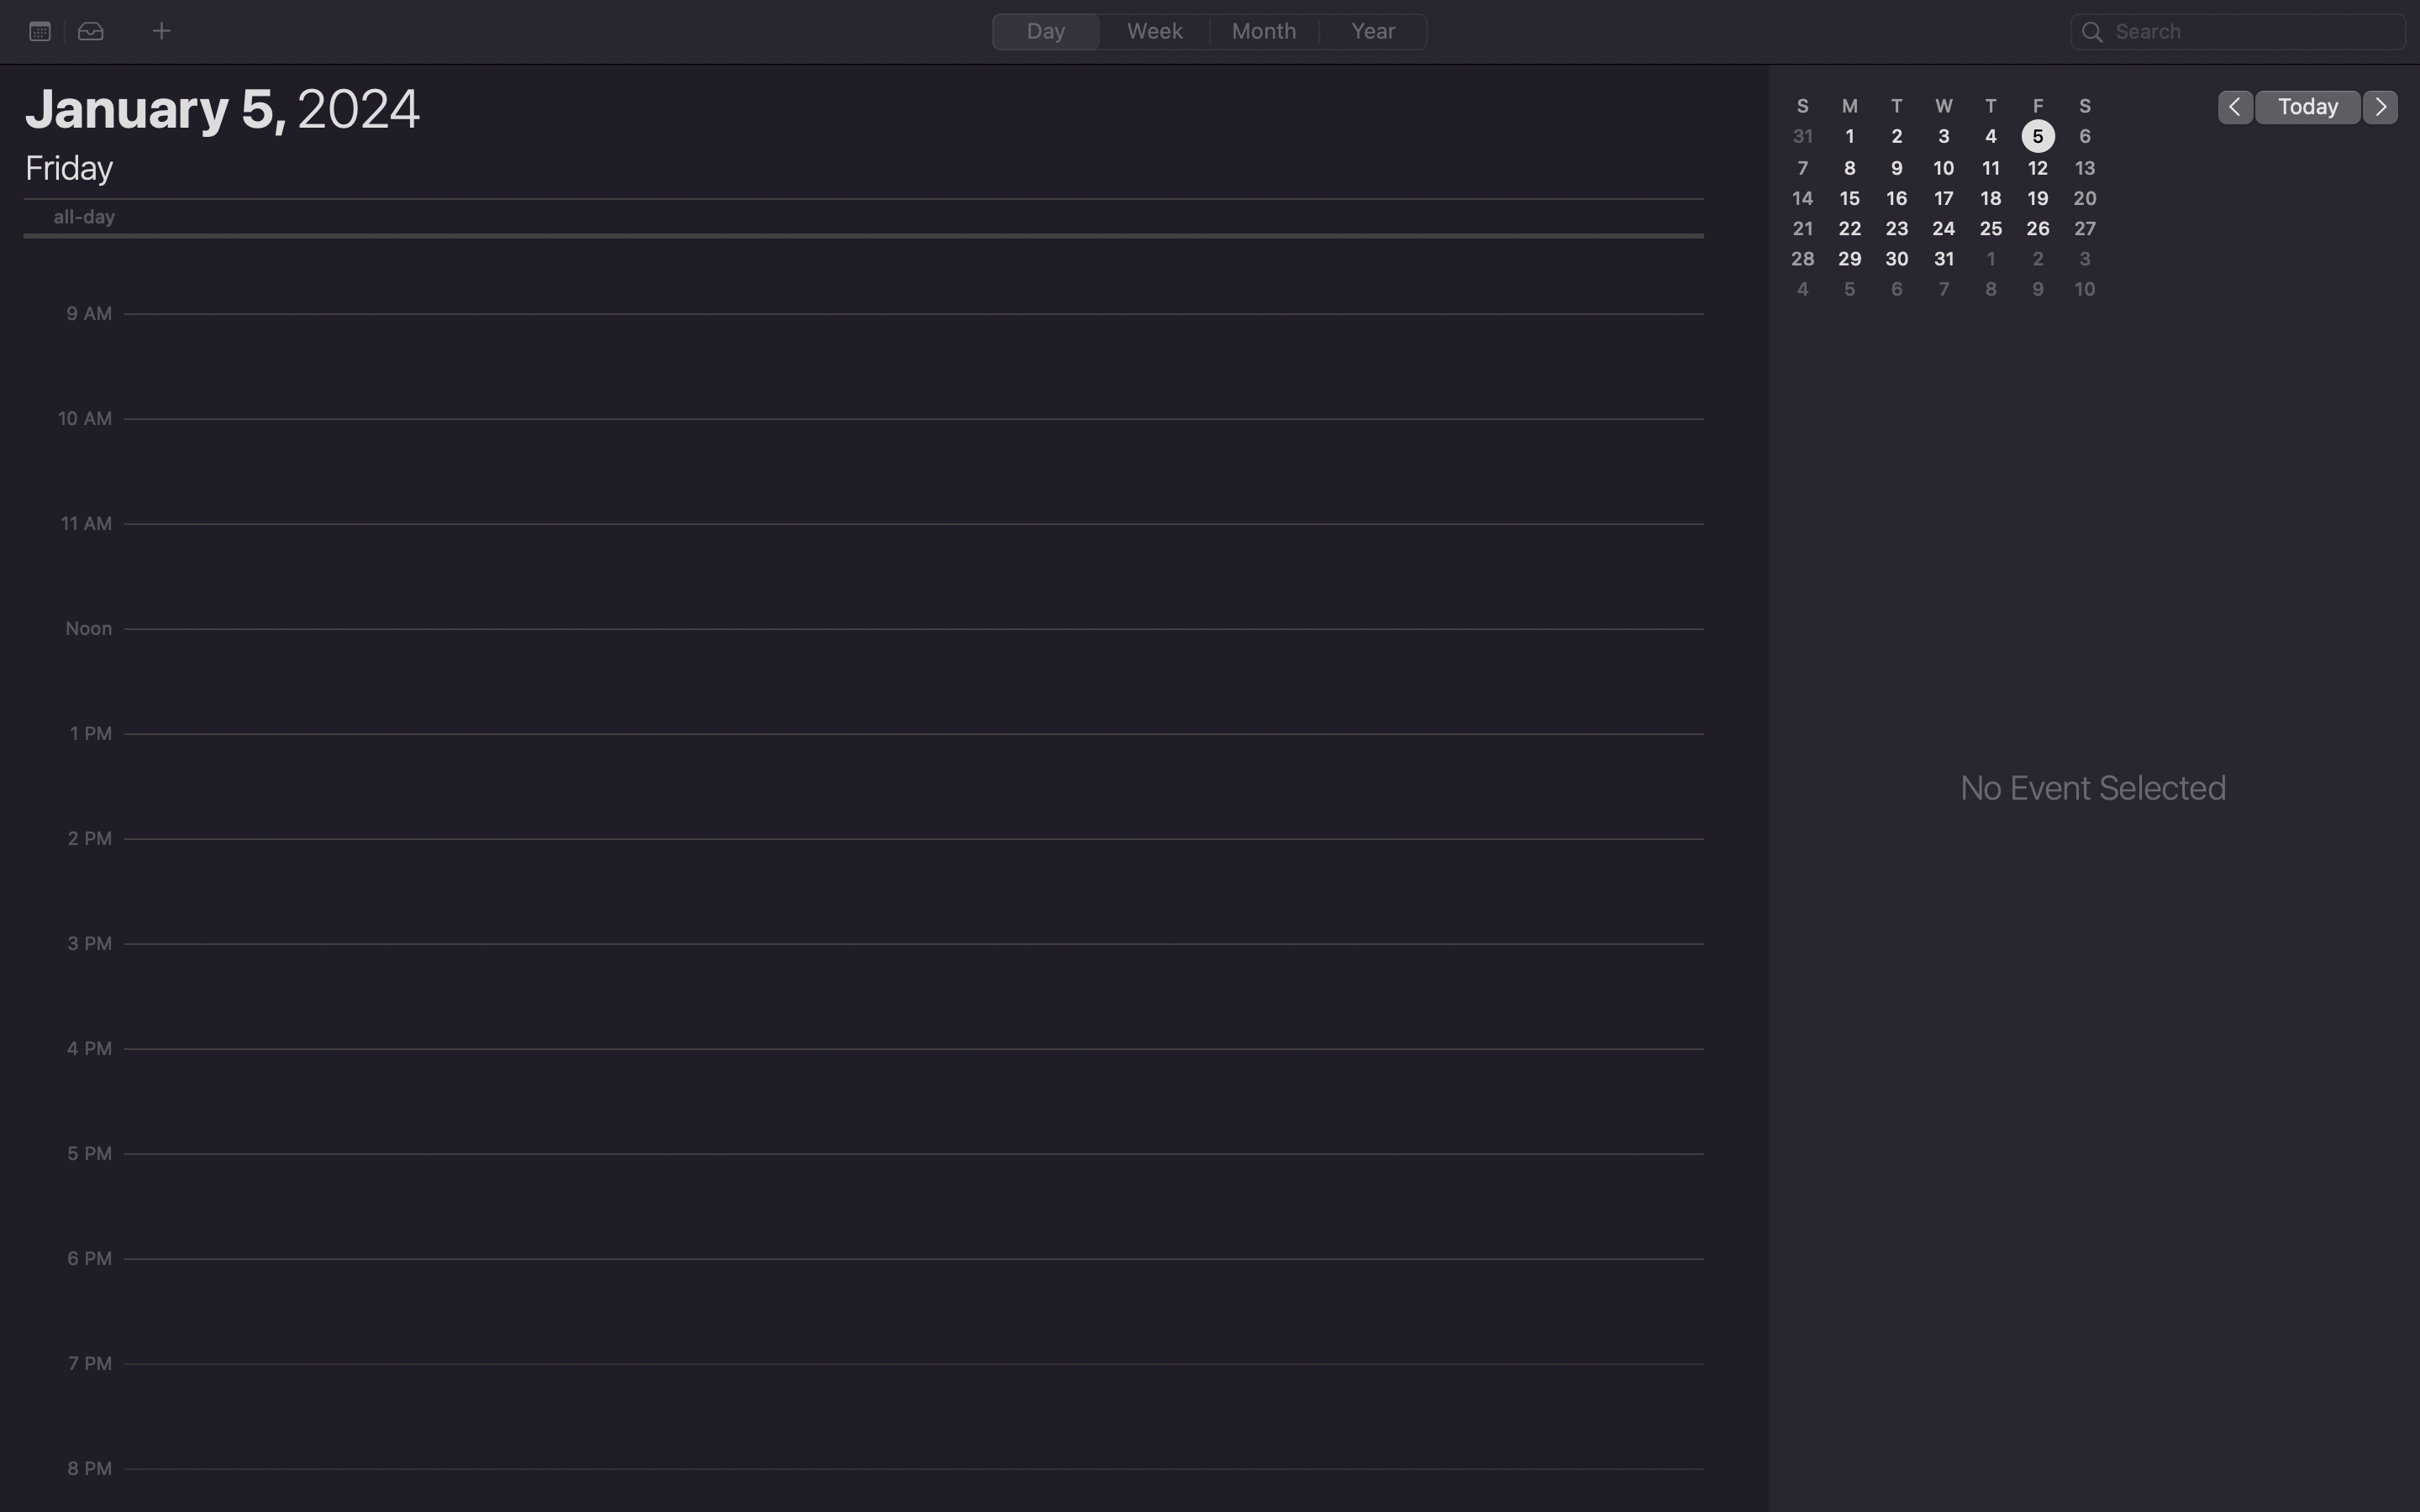  What do you see at coordinates (1851, 134) in the screenshot?
I see `the date 1` at bounding box center [1851, 134].